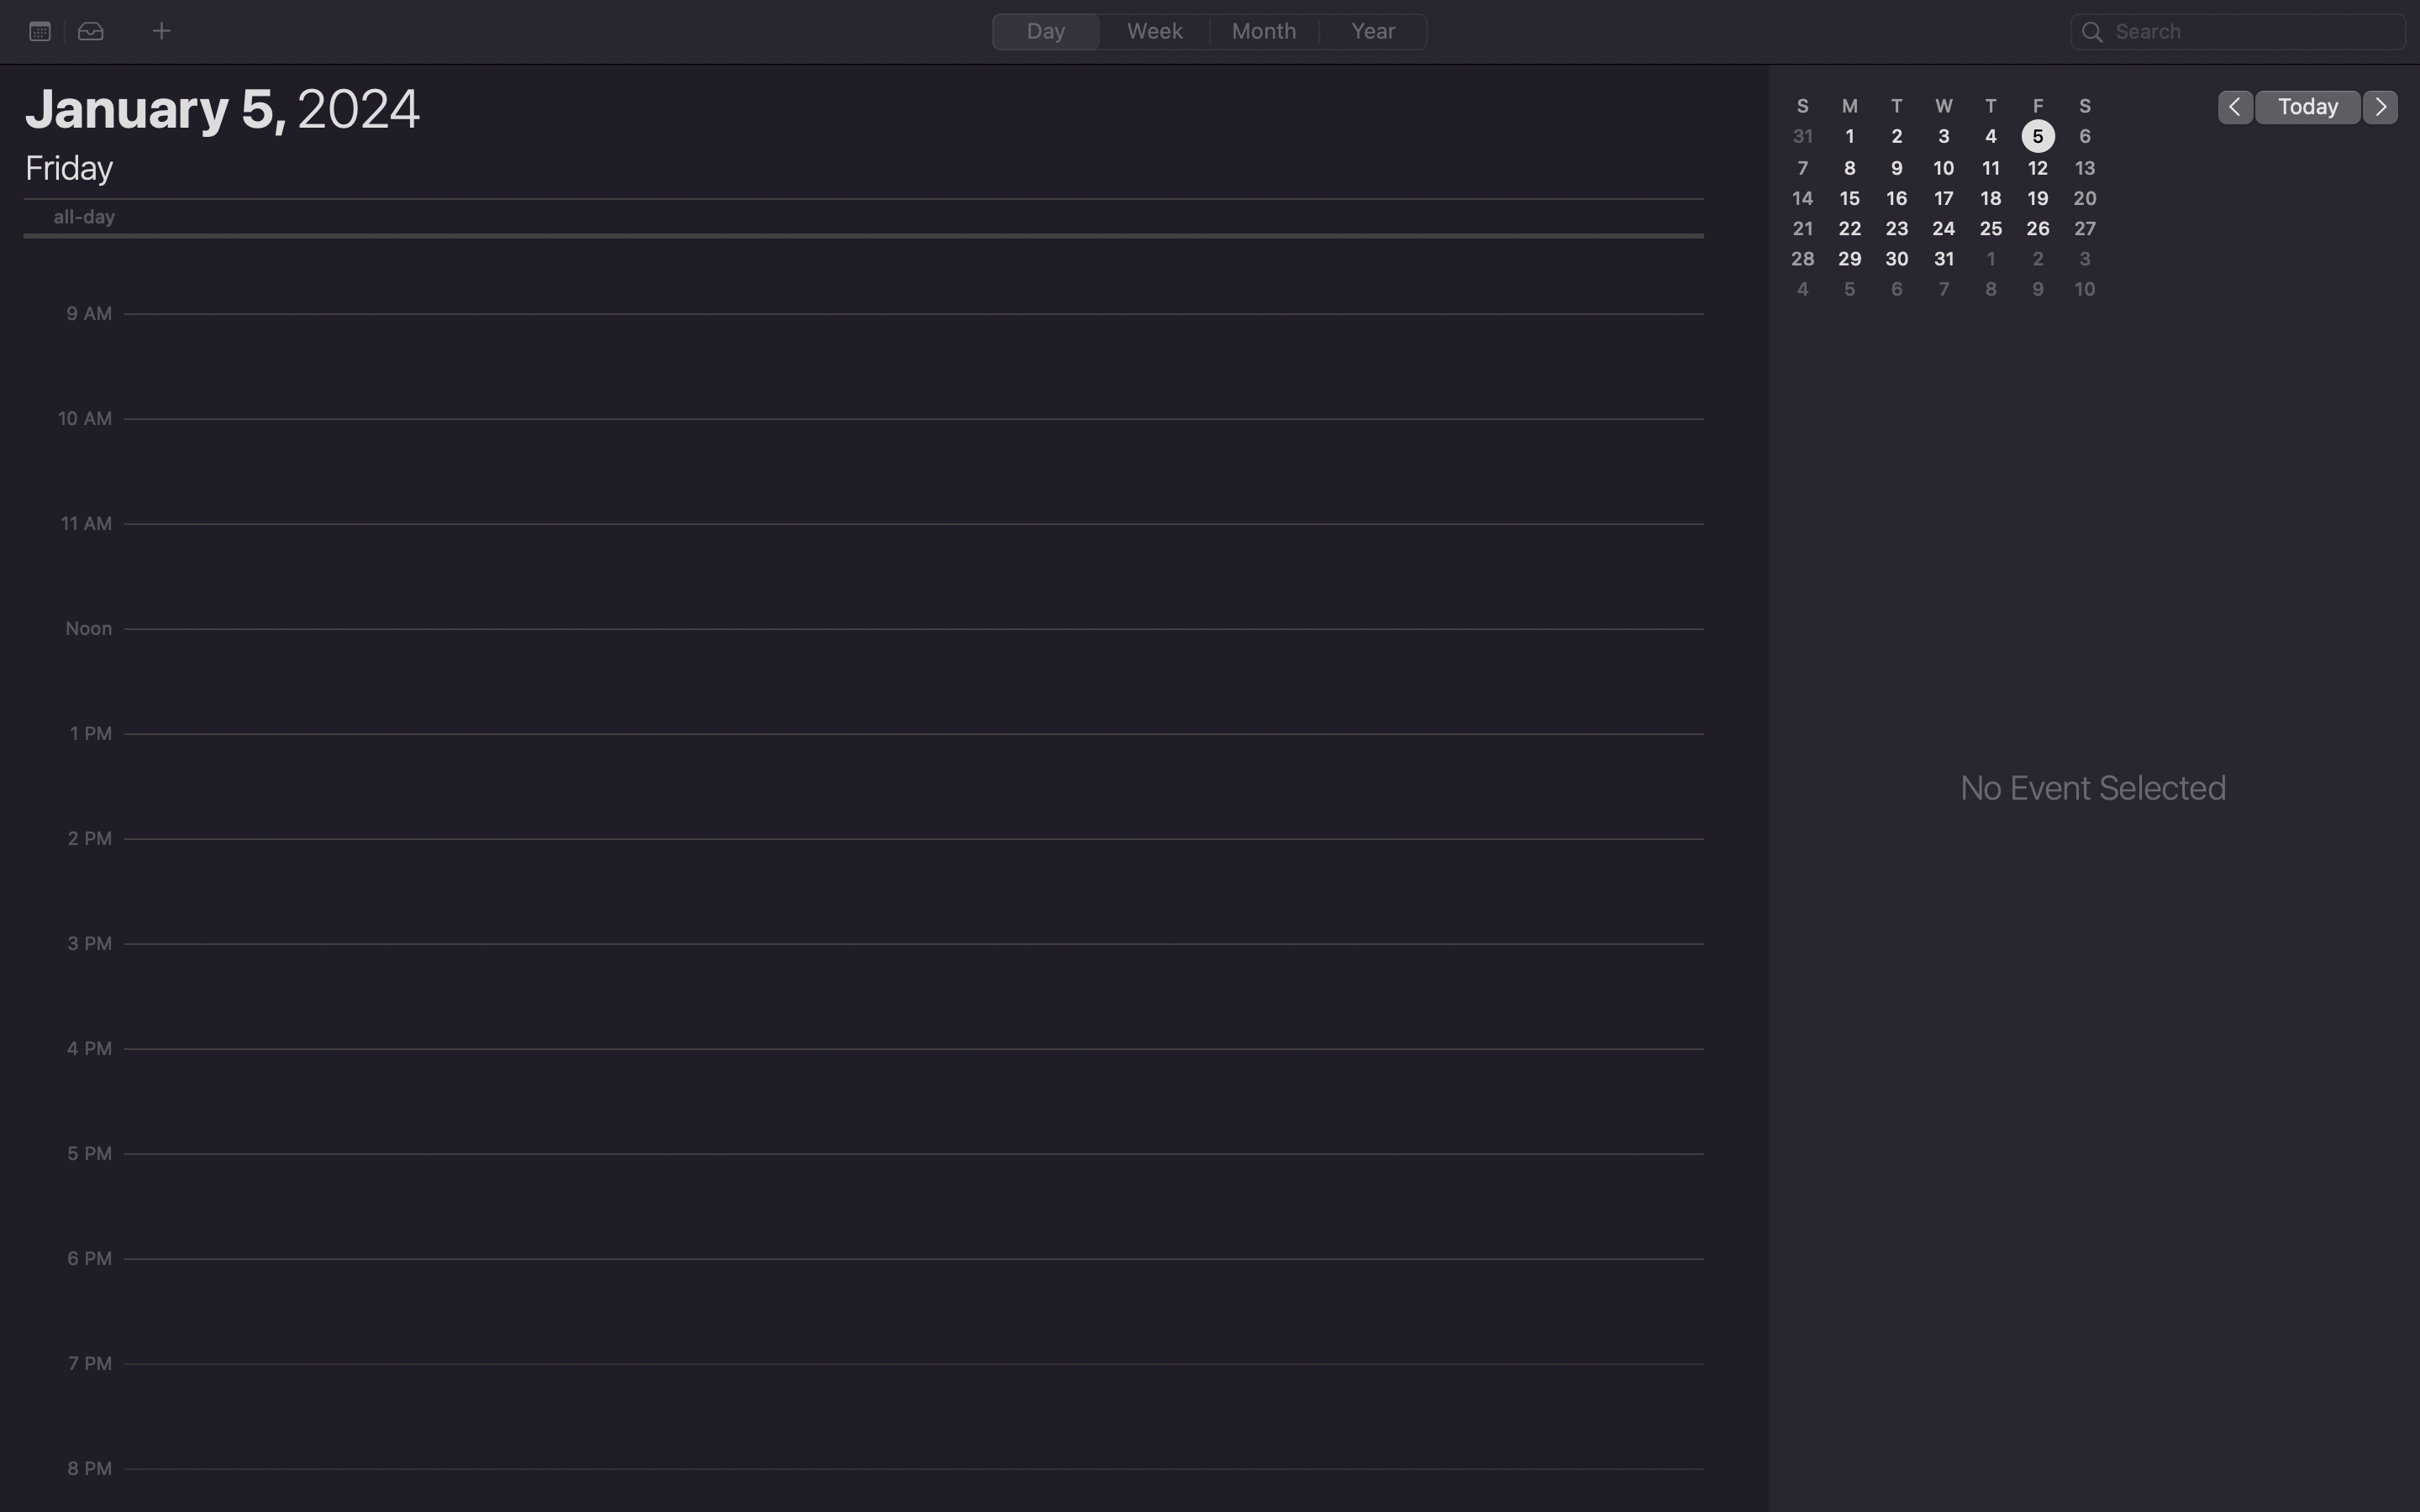  What do you see at coordinates (1851, 134) in the screenshot?
I see `the date 1` at bounding box center [1851, 134].